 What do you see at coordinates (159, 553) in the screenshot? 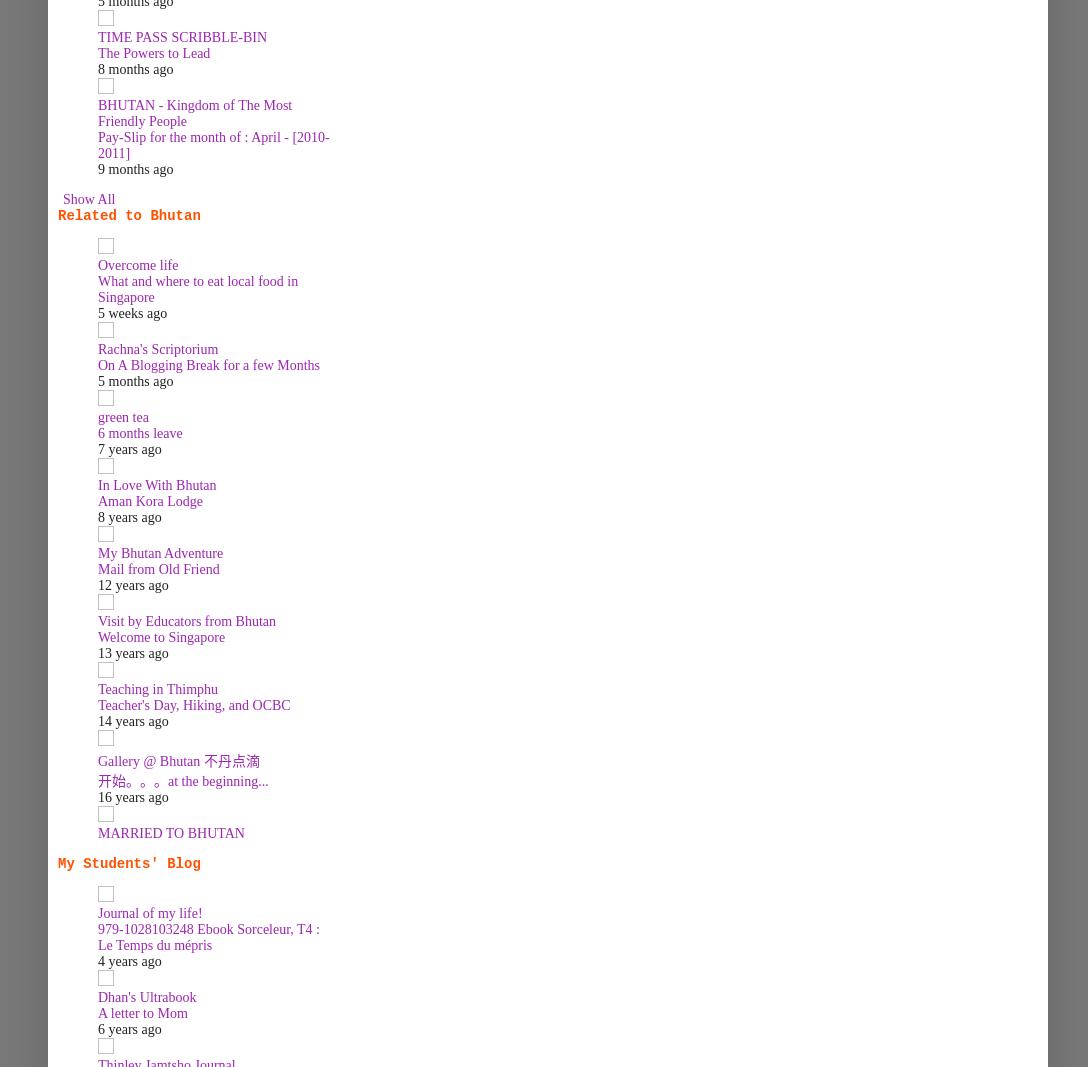
I see `'My Bhutan Adventure'` at bounding box center [159, 553].